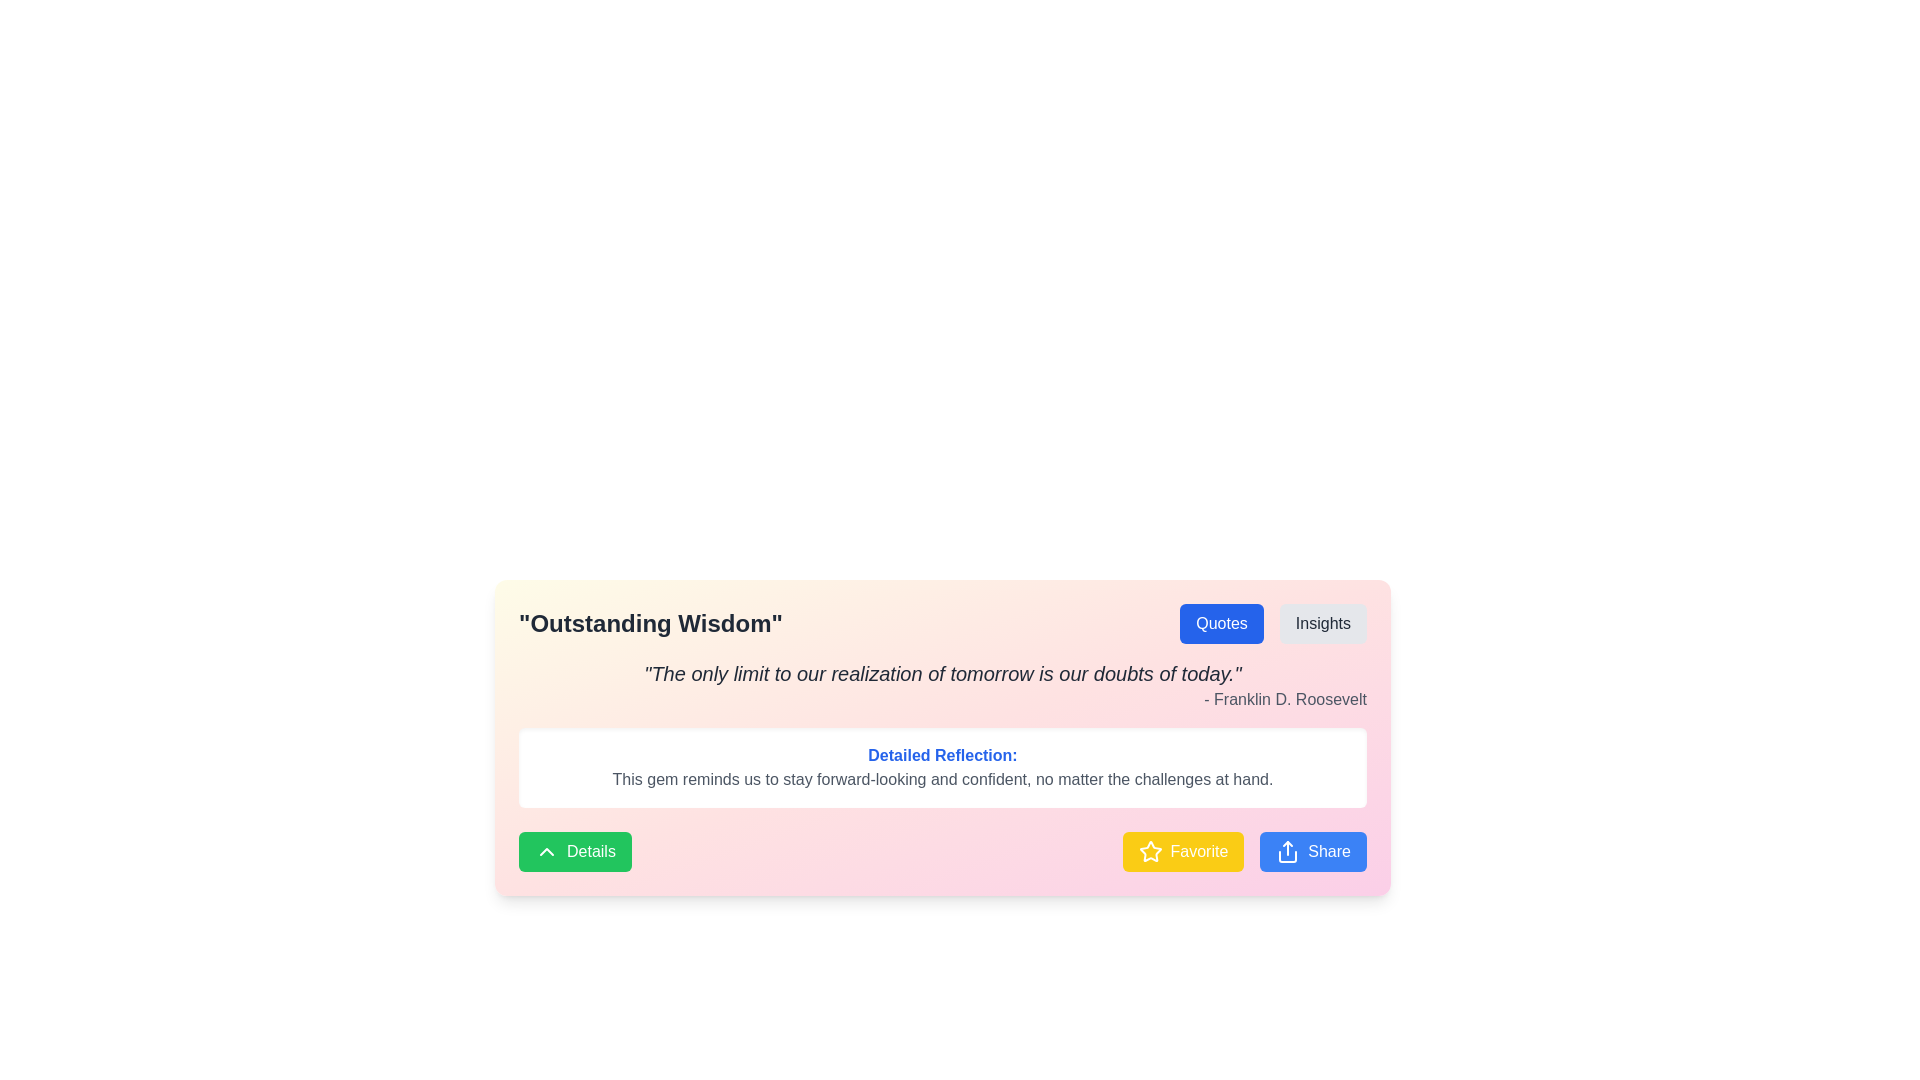  I want to click on the 'Quotes' button which is a rectangular button with white text on a blue background, located in the top-right section of a content card, so click(1221, 623).